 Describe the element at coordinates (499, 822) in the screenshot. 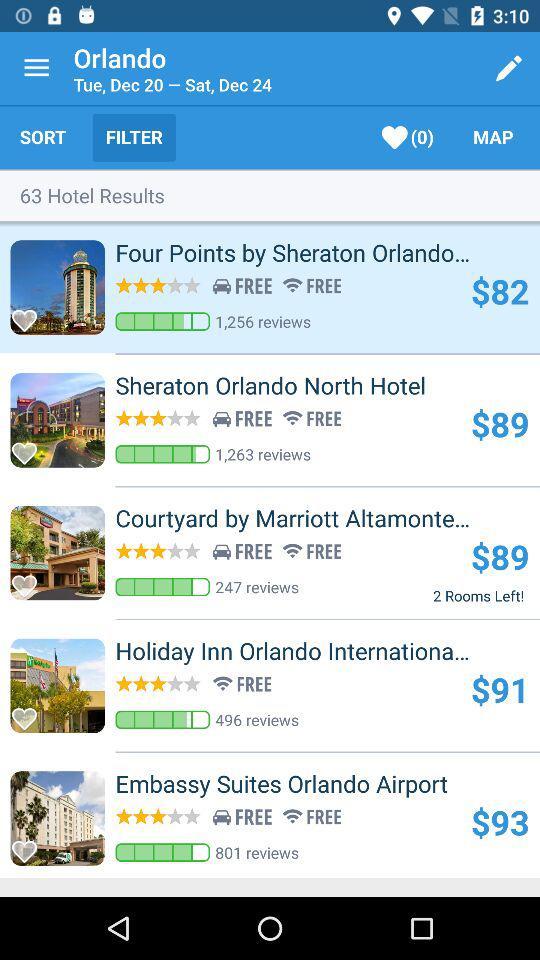

I see `$93 icon` at that location.